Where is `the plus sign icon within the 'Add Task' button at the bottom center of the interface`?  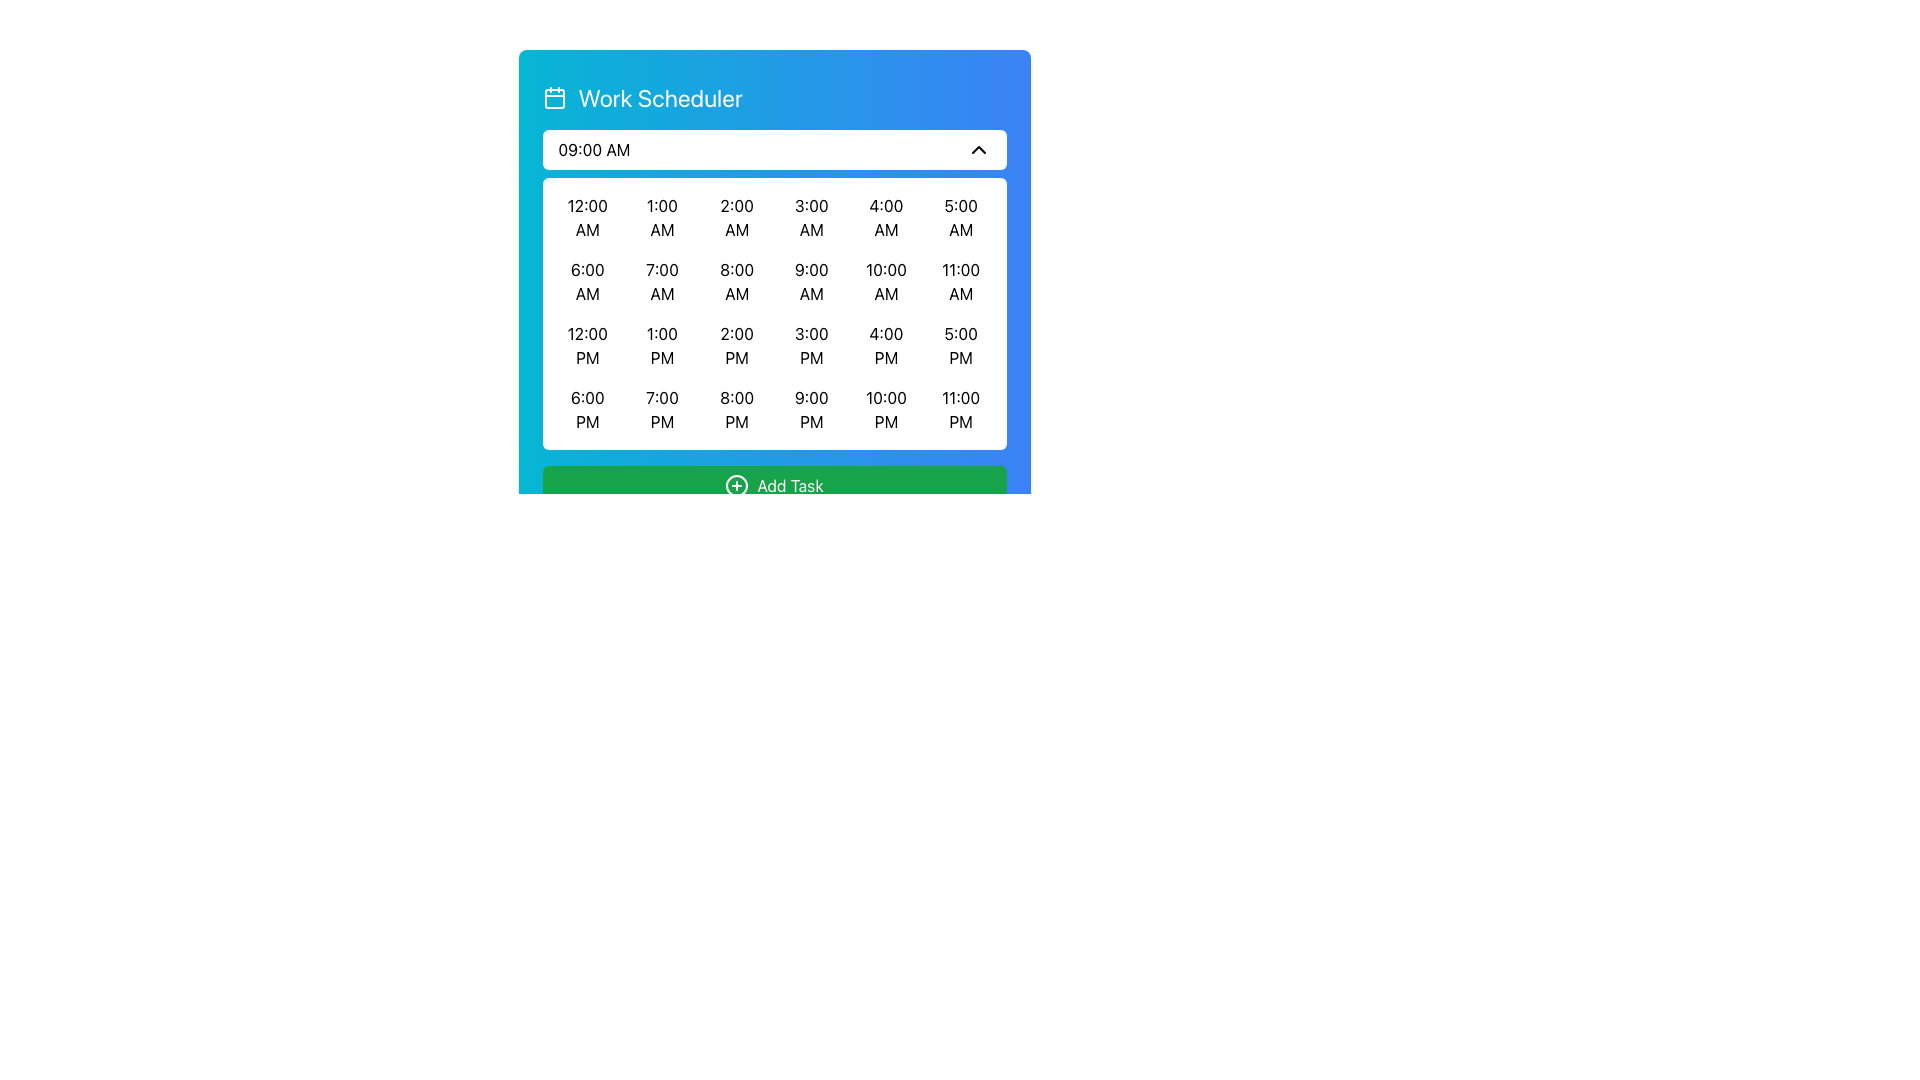 the plus sign icon within the 'Add Task' button at the bottom center of the interface is located at coordinates (736, 486).